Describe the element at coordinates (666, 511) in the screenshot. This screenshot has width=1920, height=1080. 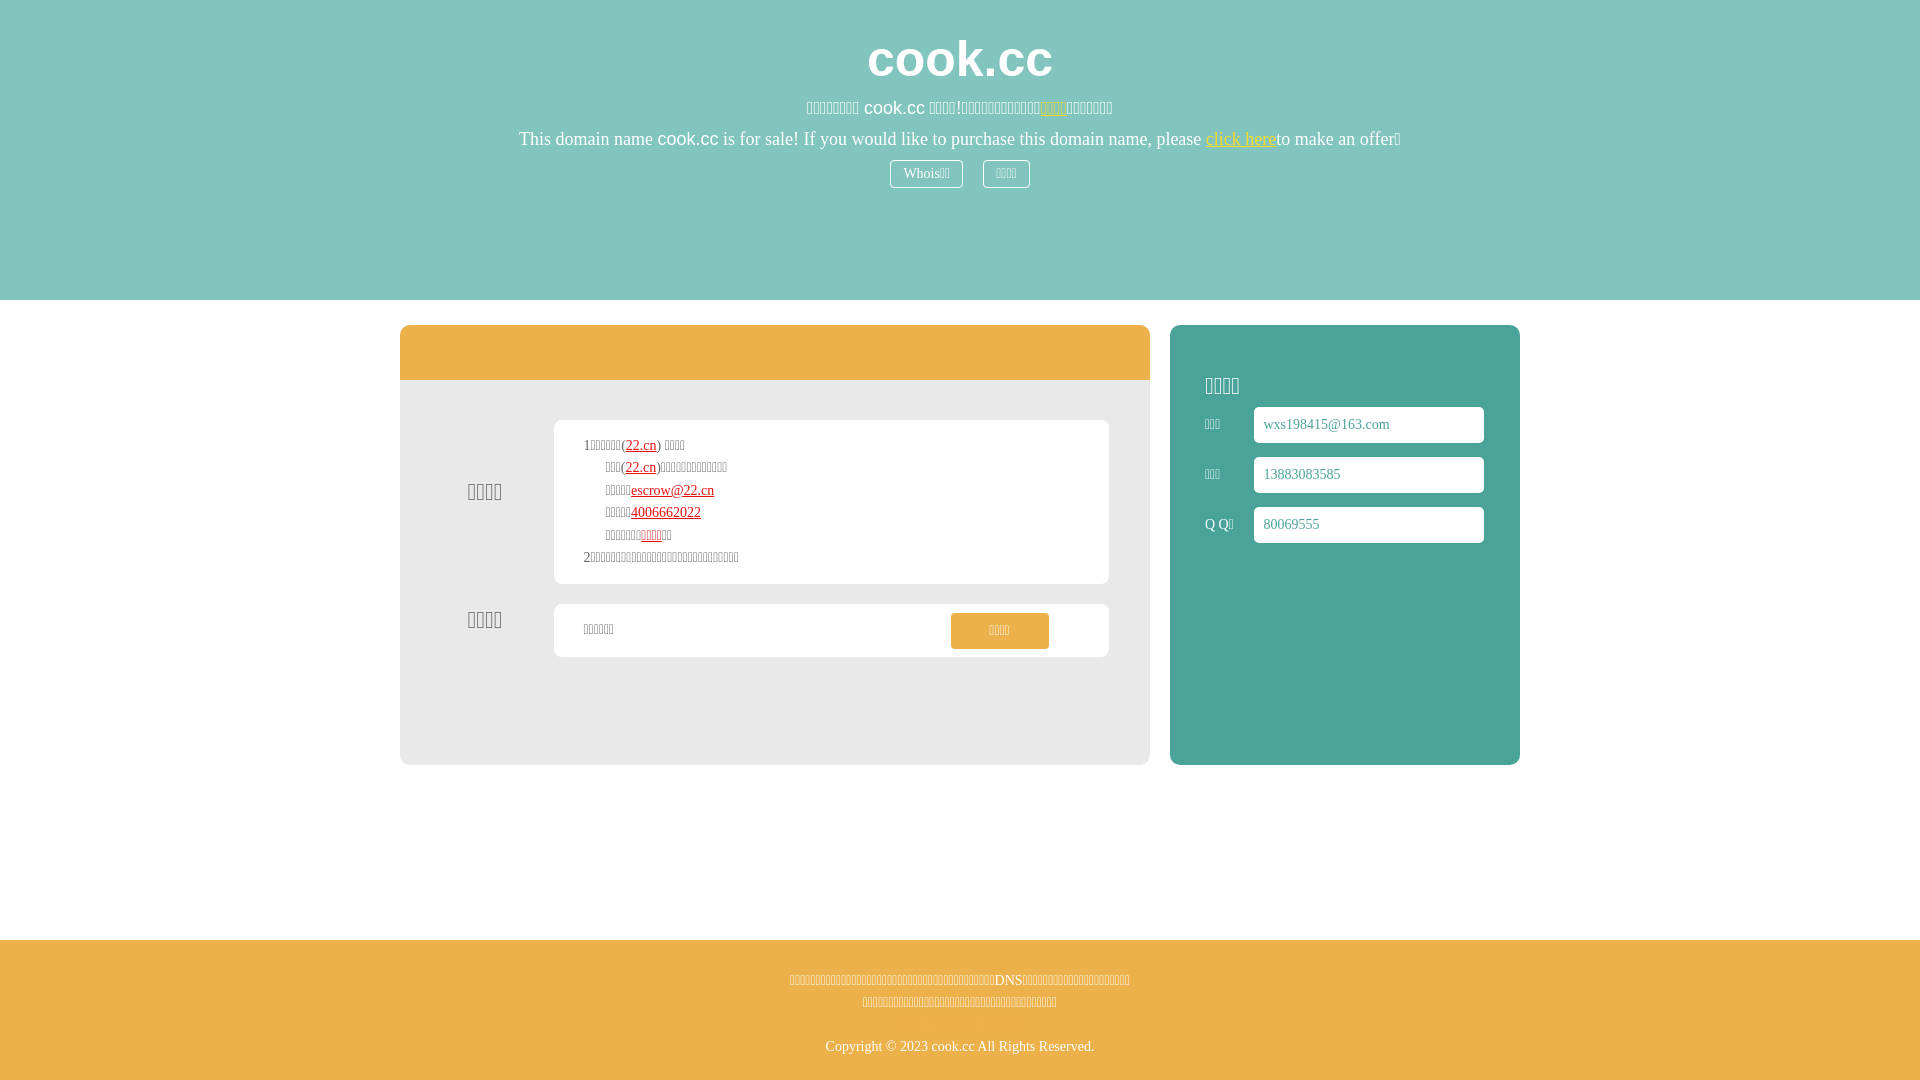
I see `'4006662022'` at that location.